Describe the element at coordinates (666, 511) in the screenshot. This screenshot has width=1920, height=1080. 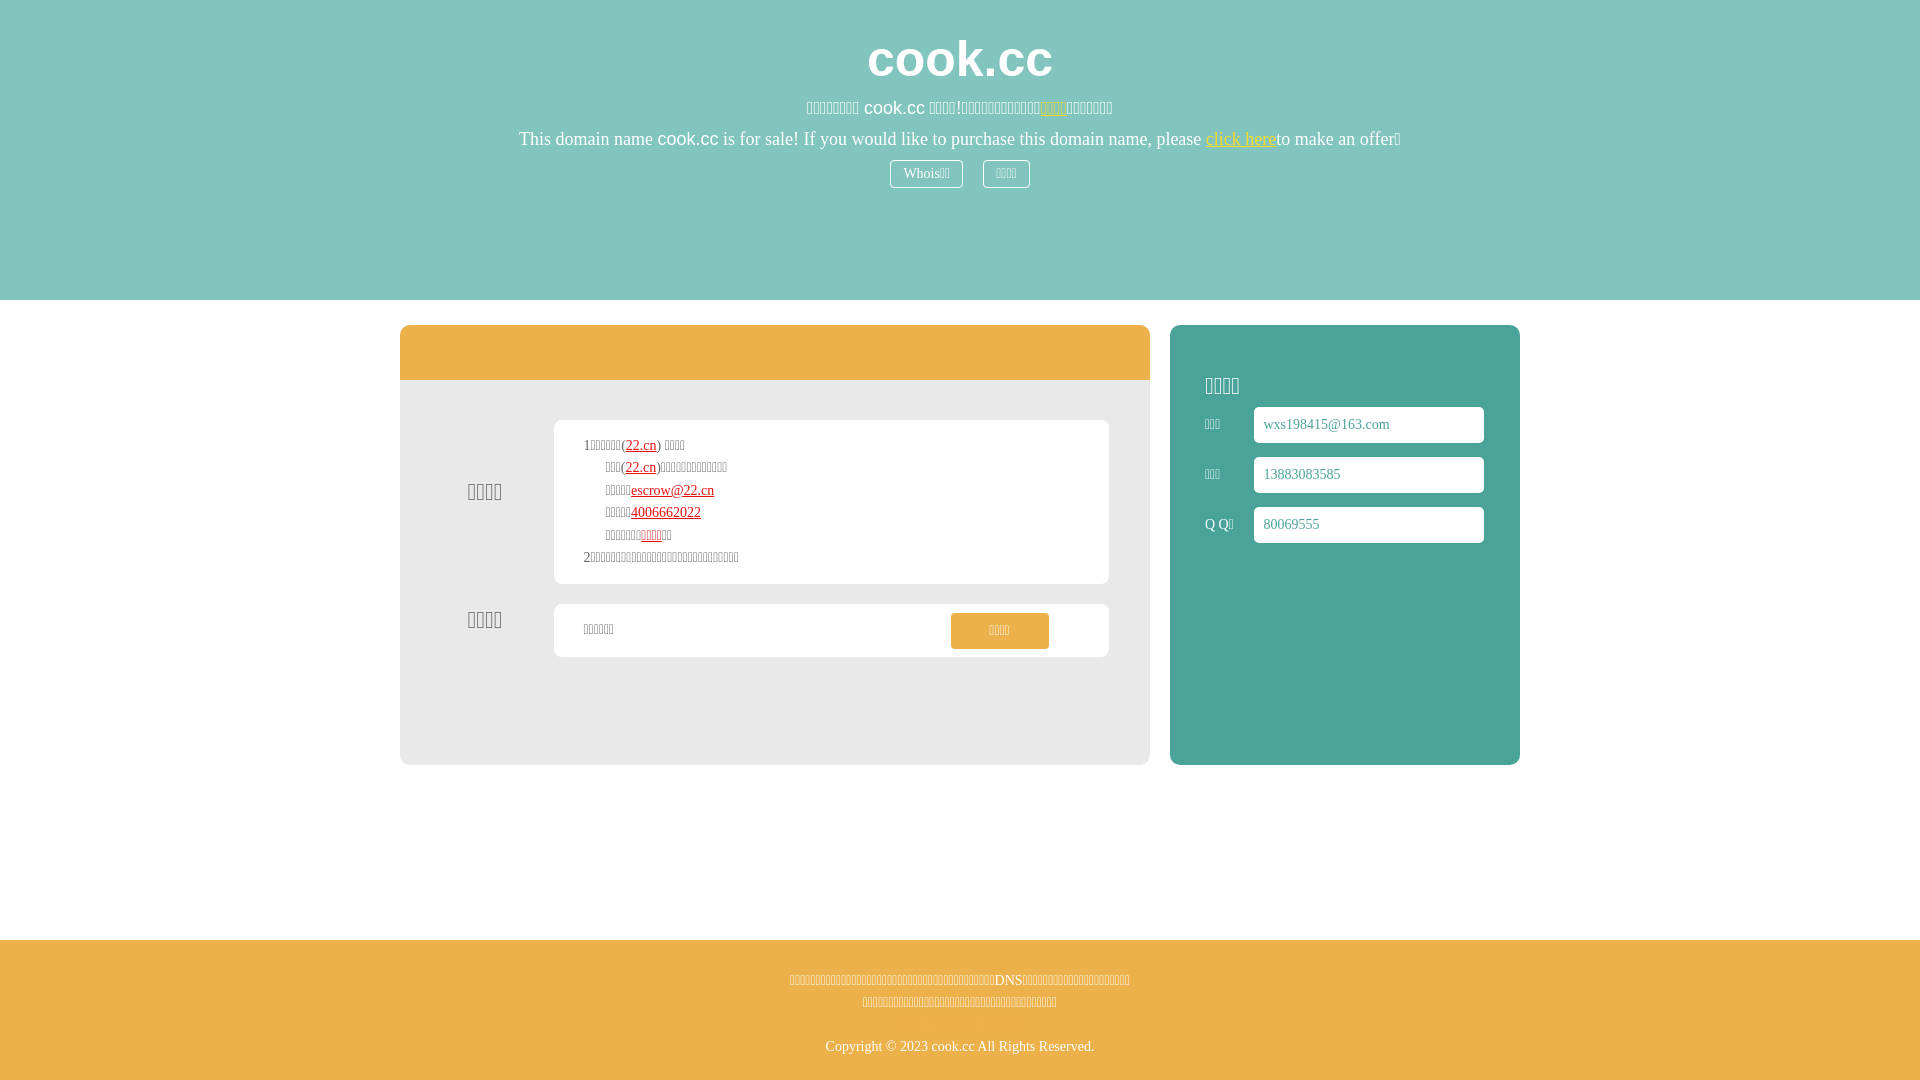
I see `'4006662022'` at that location.